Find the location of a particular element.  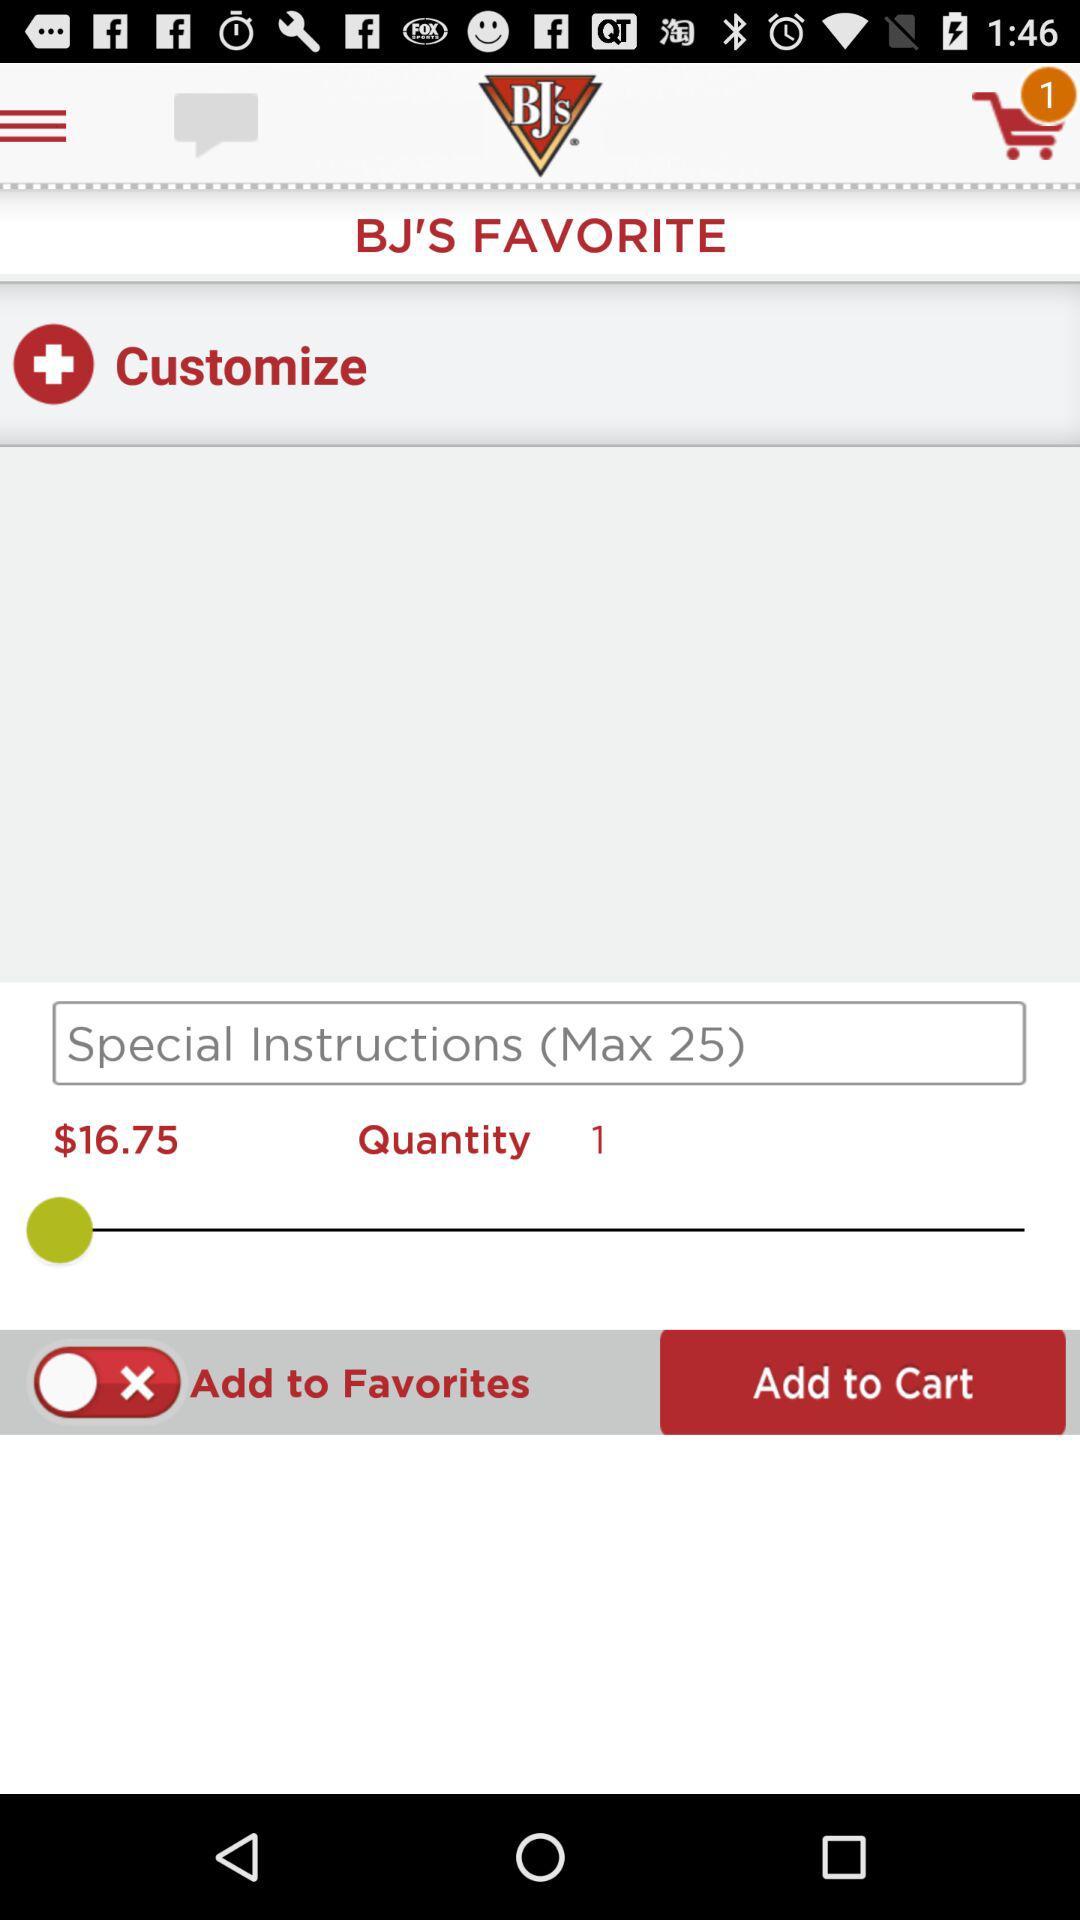

close button is located at coordinates (107, 1381).